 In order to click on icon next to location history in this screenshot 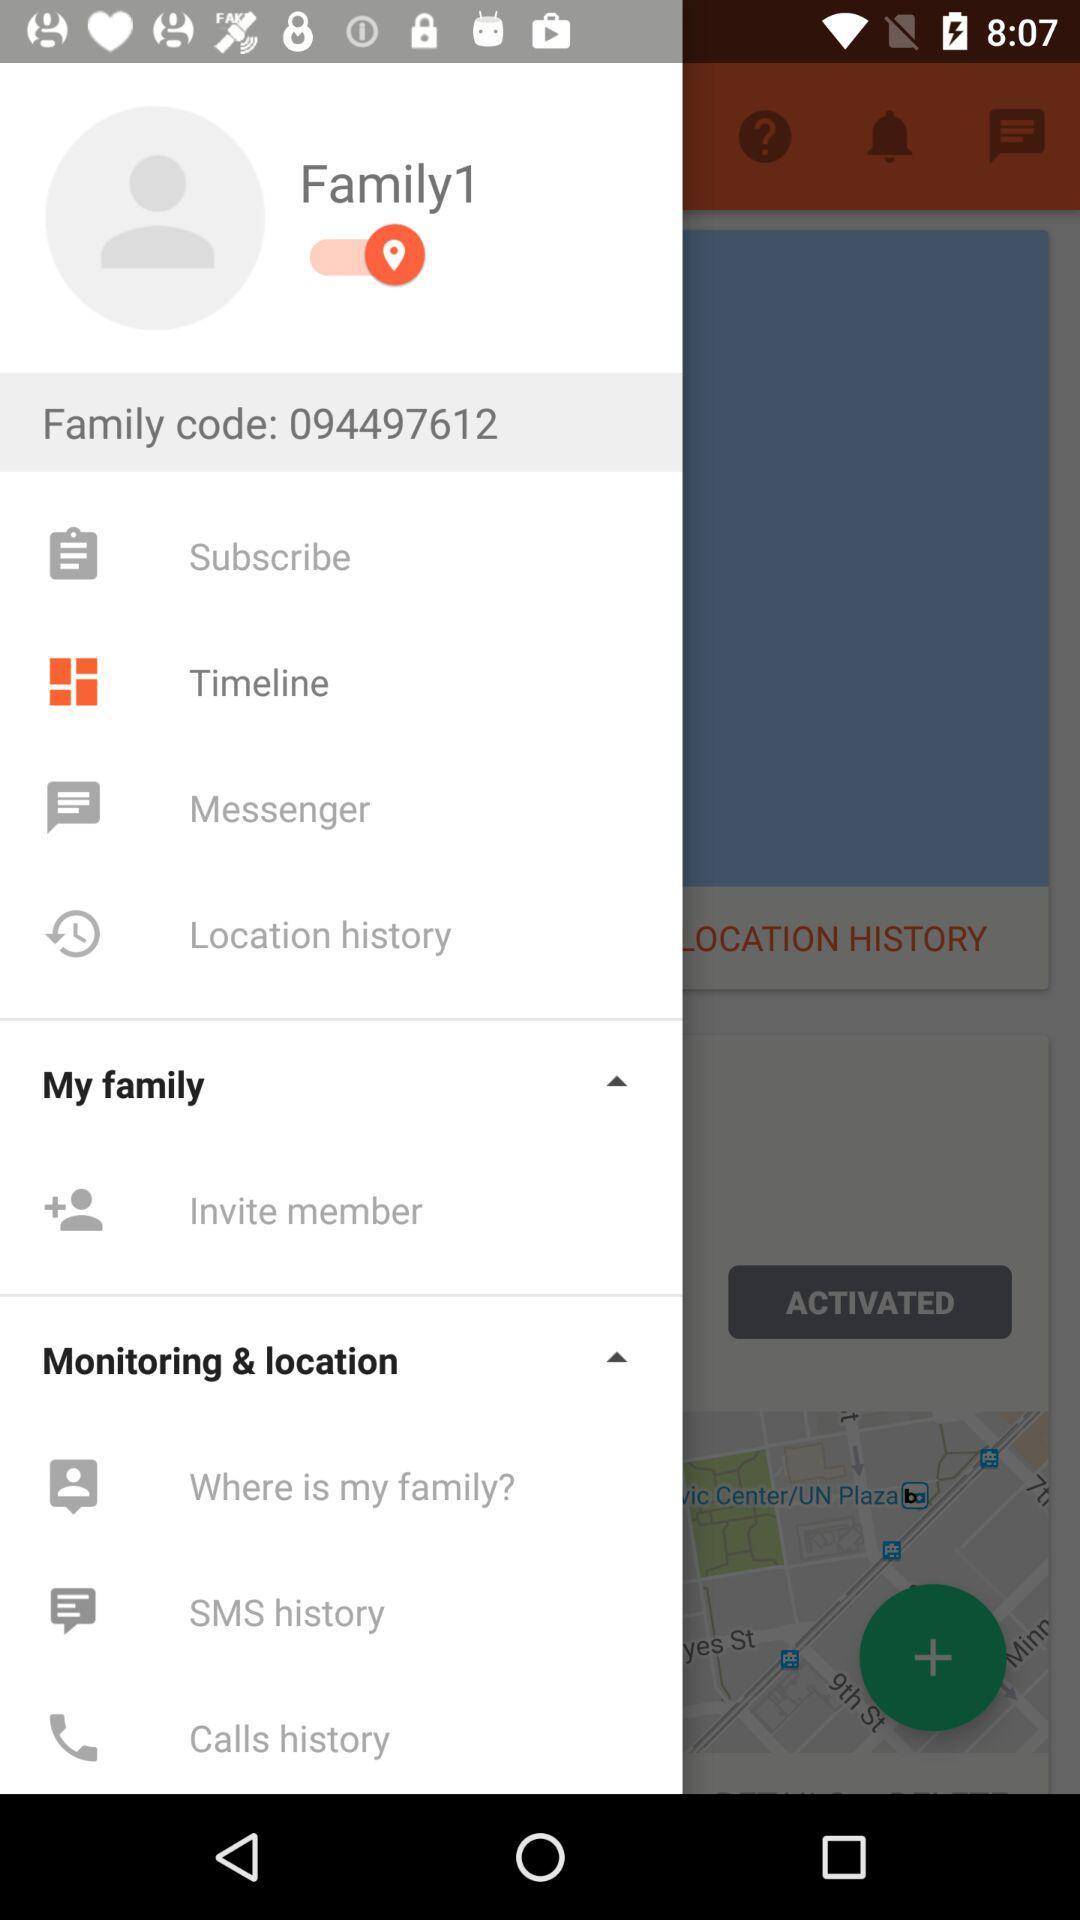, I will do `click(72, 932)`.